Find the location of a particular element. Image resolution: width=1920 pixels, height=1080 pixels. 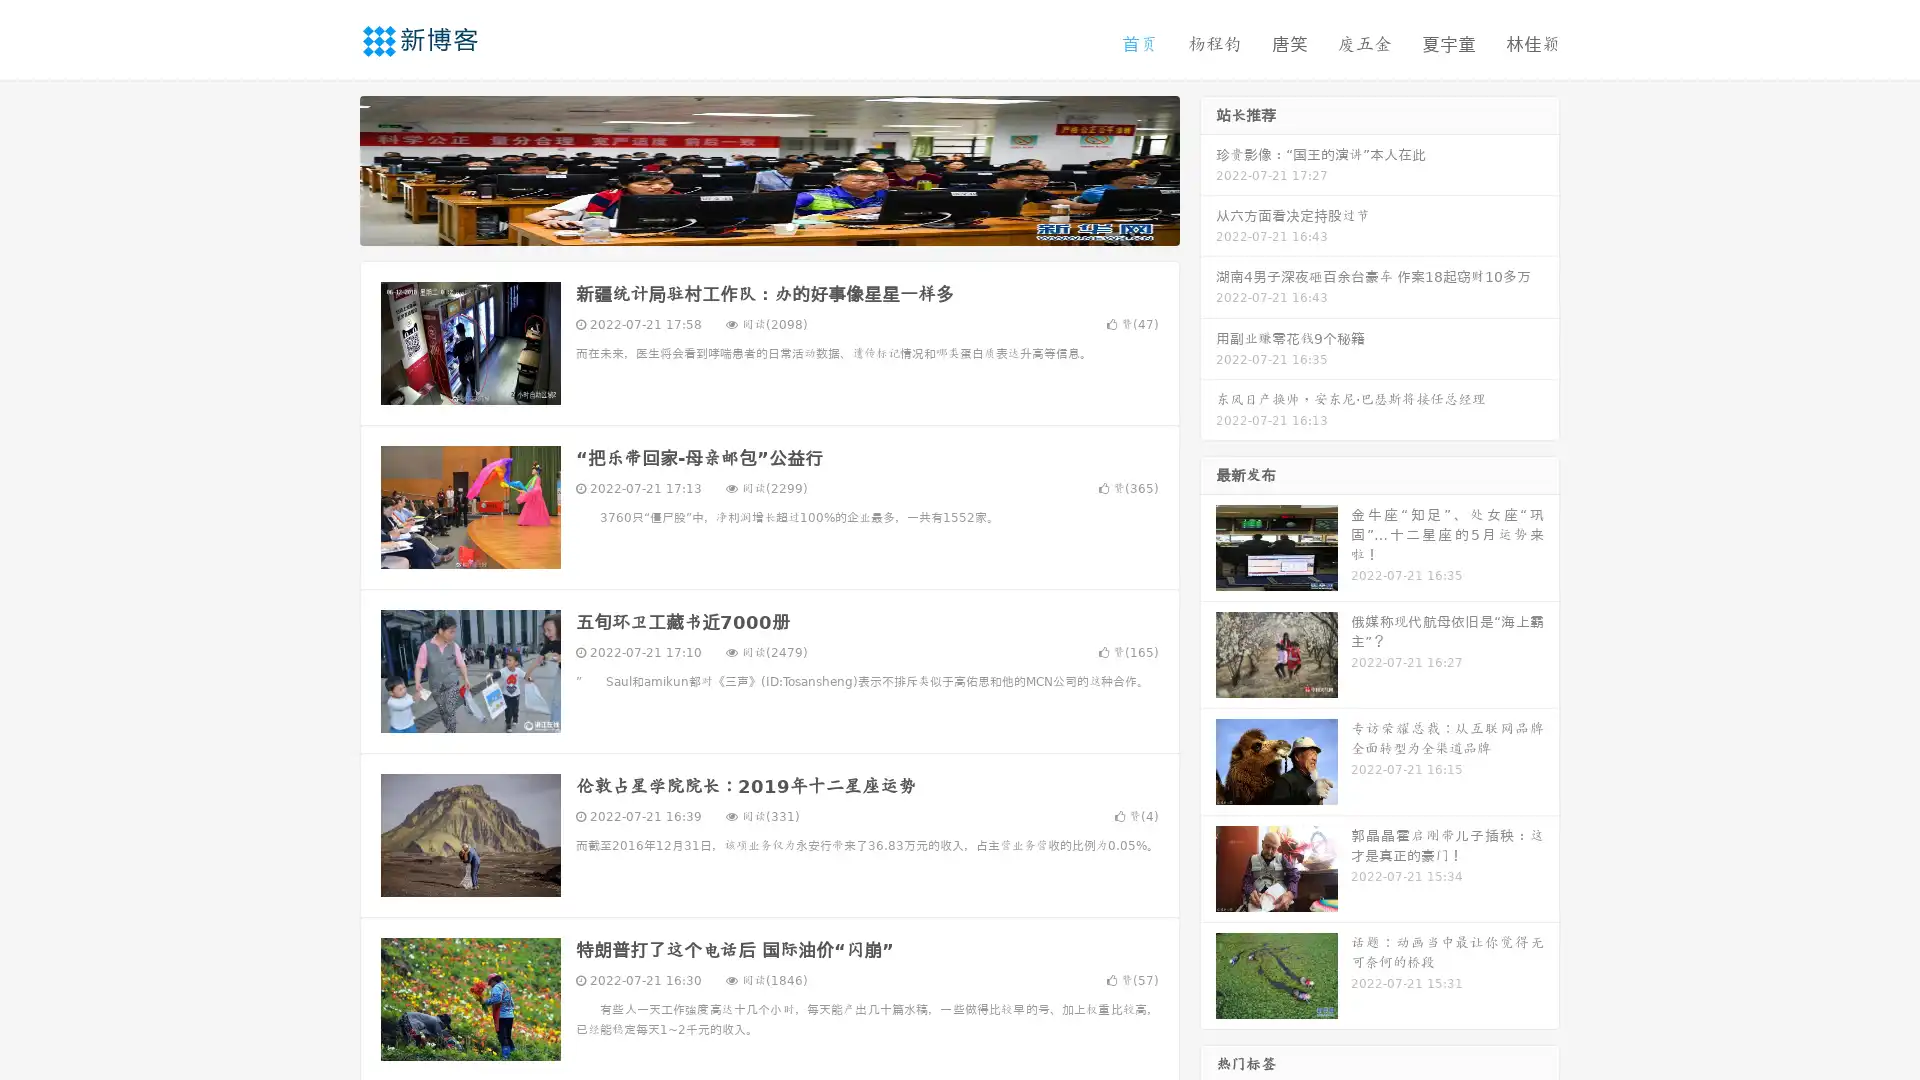

Previous slide is located at coordinates (330, 168).